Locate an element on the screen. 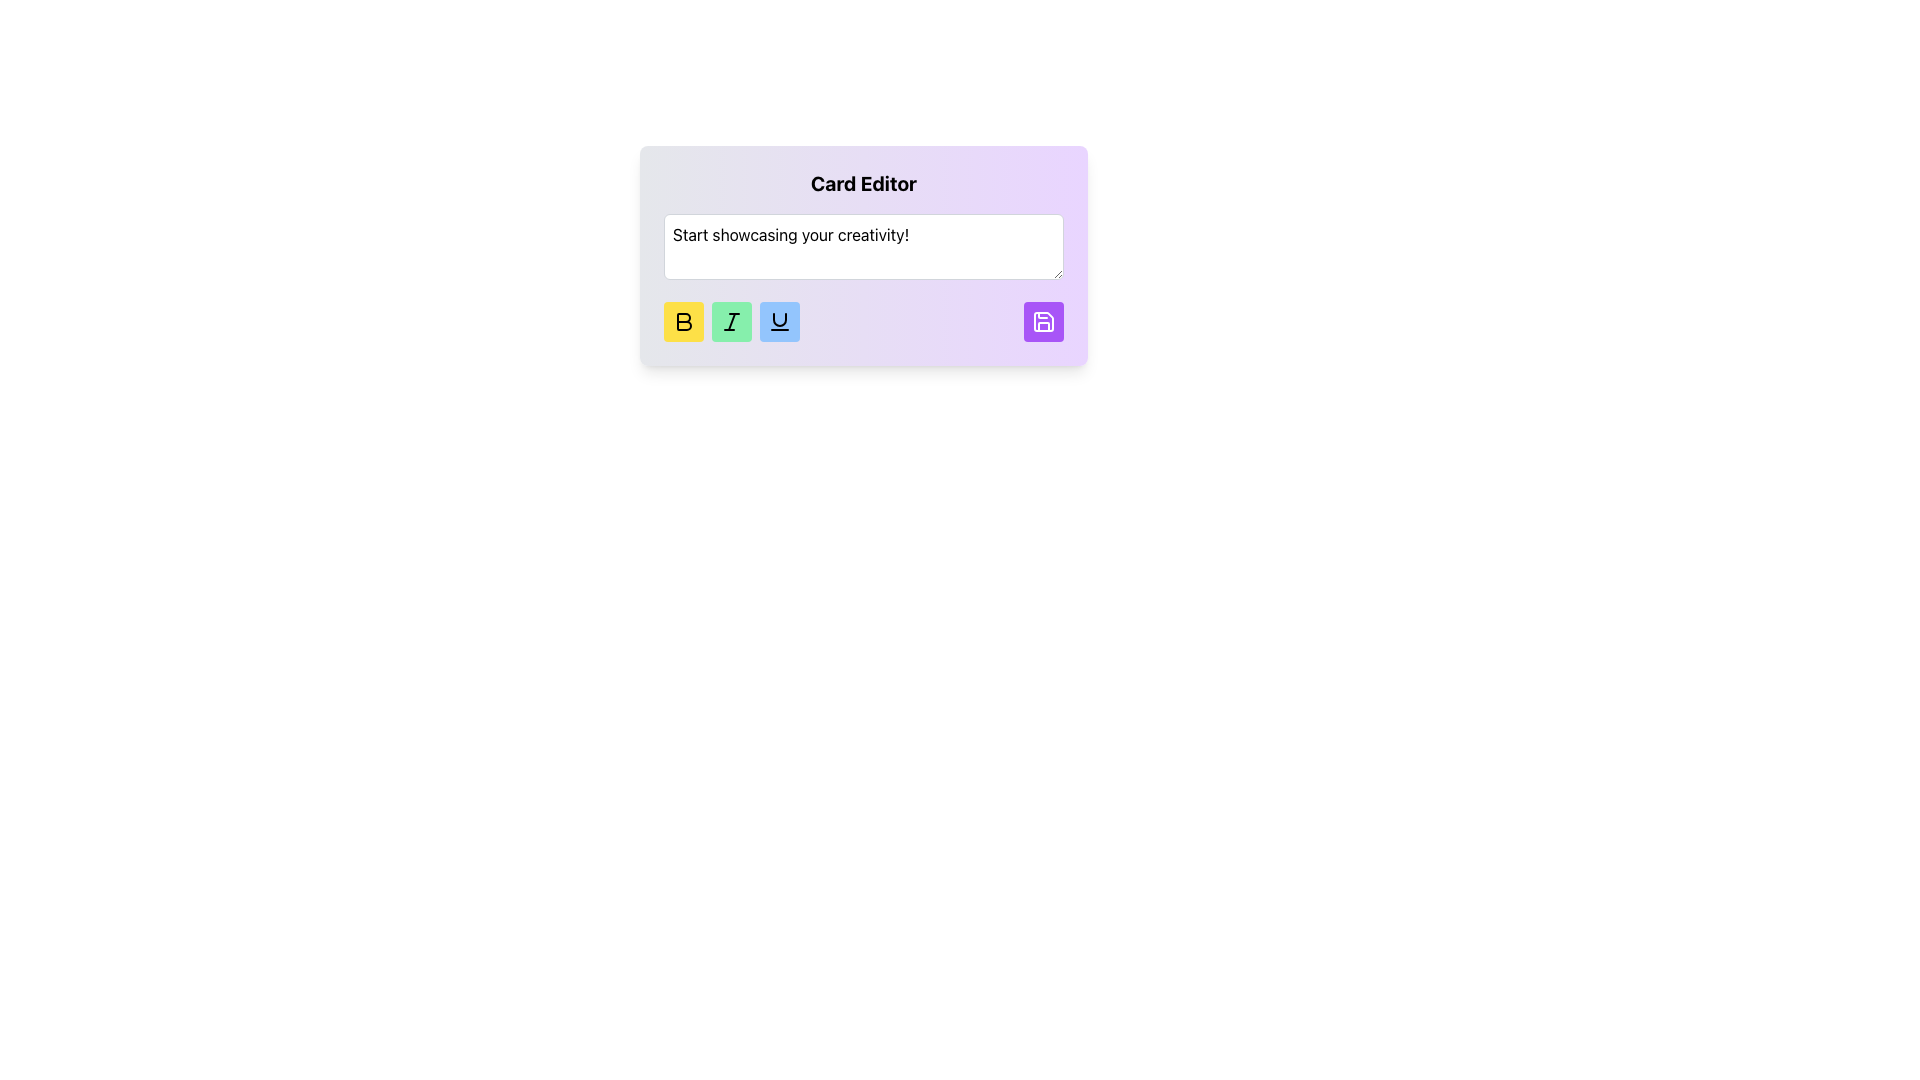  the decorative stroke of the italic formatting icon located in the second position among the toolbar options beneath the input field is located at coordinates (730, 320).